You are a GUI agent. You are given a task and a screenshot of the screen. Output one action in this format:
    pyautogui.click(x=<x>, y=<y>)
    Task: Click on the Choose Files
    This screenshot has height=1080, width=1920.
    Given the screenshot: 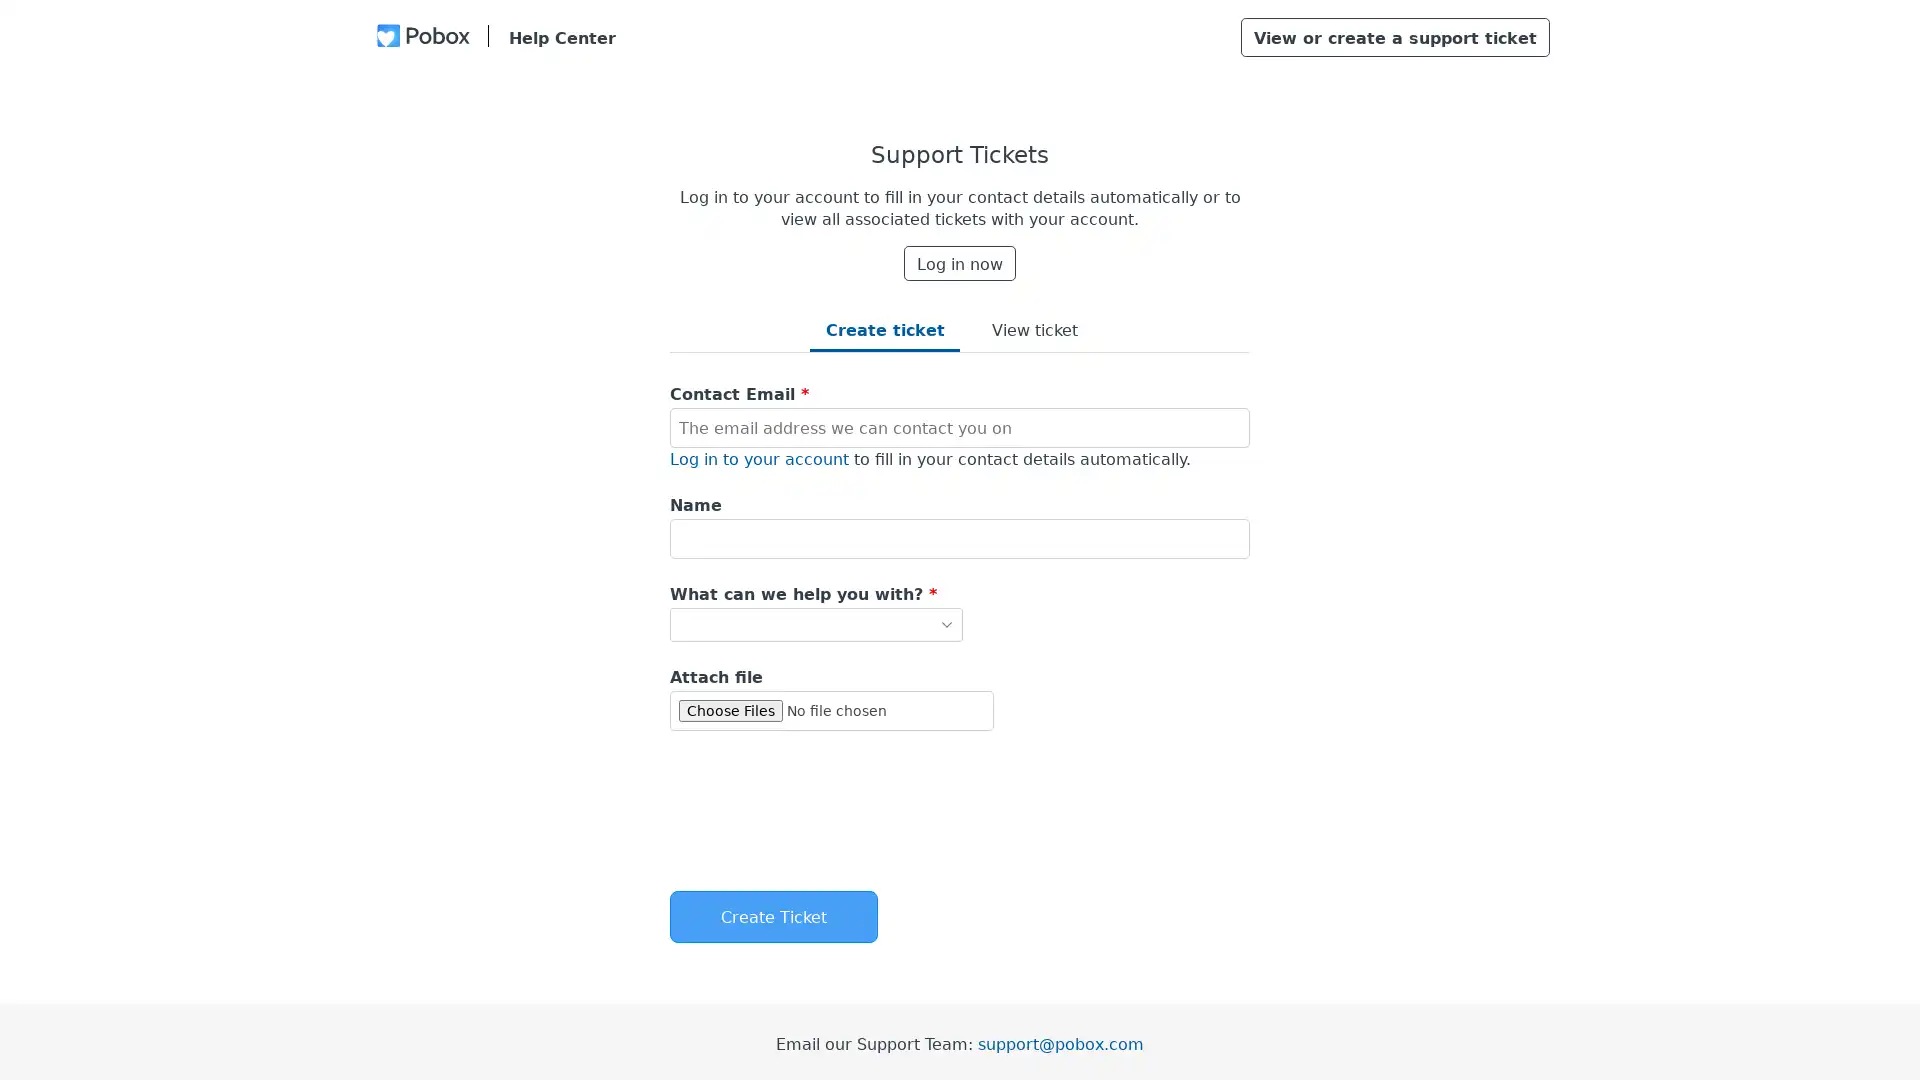 What is the action you would take?
    pyautogui.click(x=729, y=709)
    